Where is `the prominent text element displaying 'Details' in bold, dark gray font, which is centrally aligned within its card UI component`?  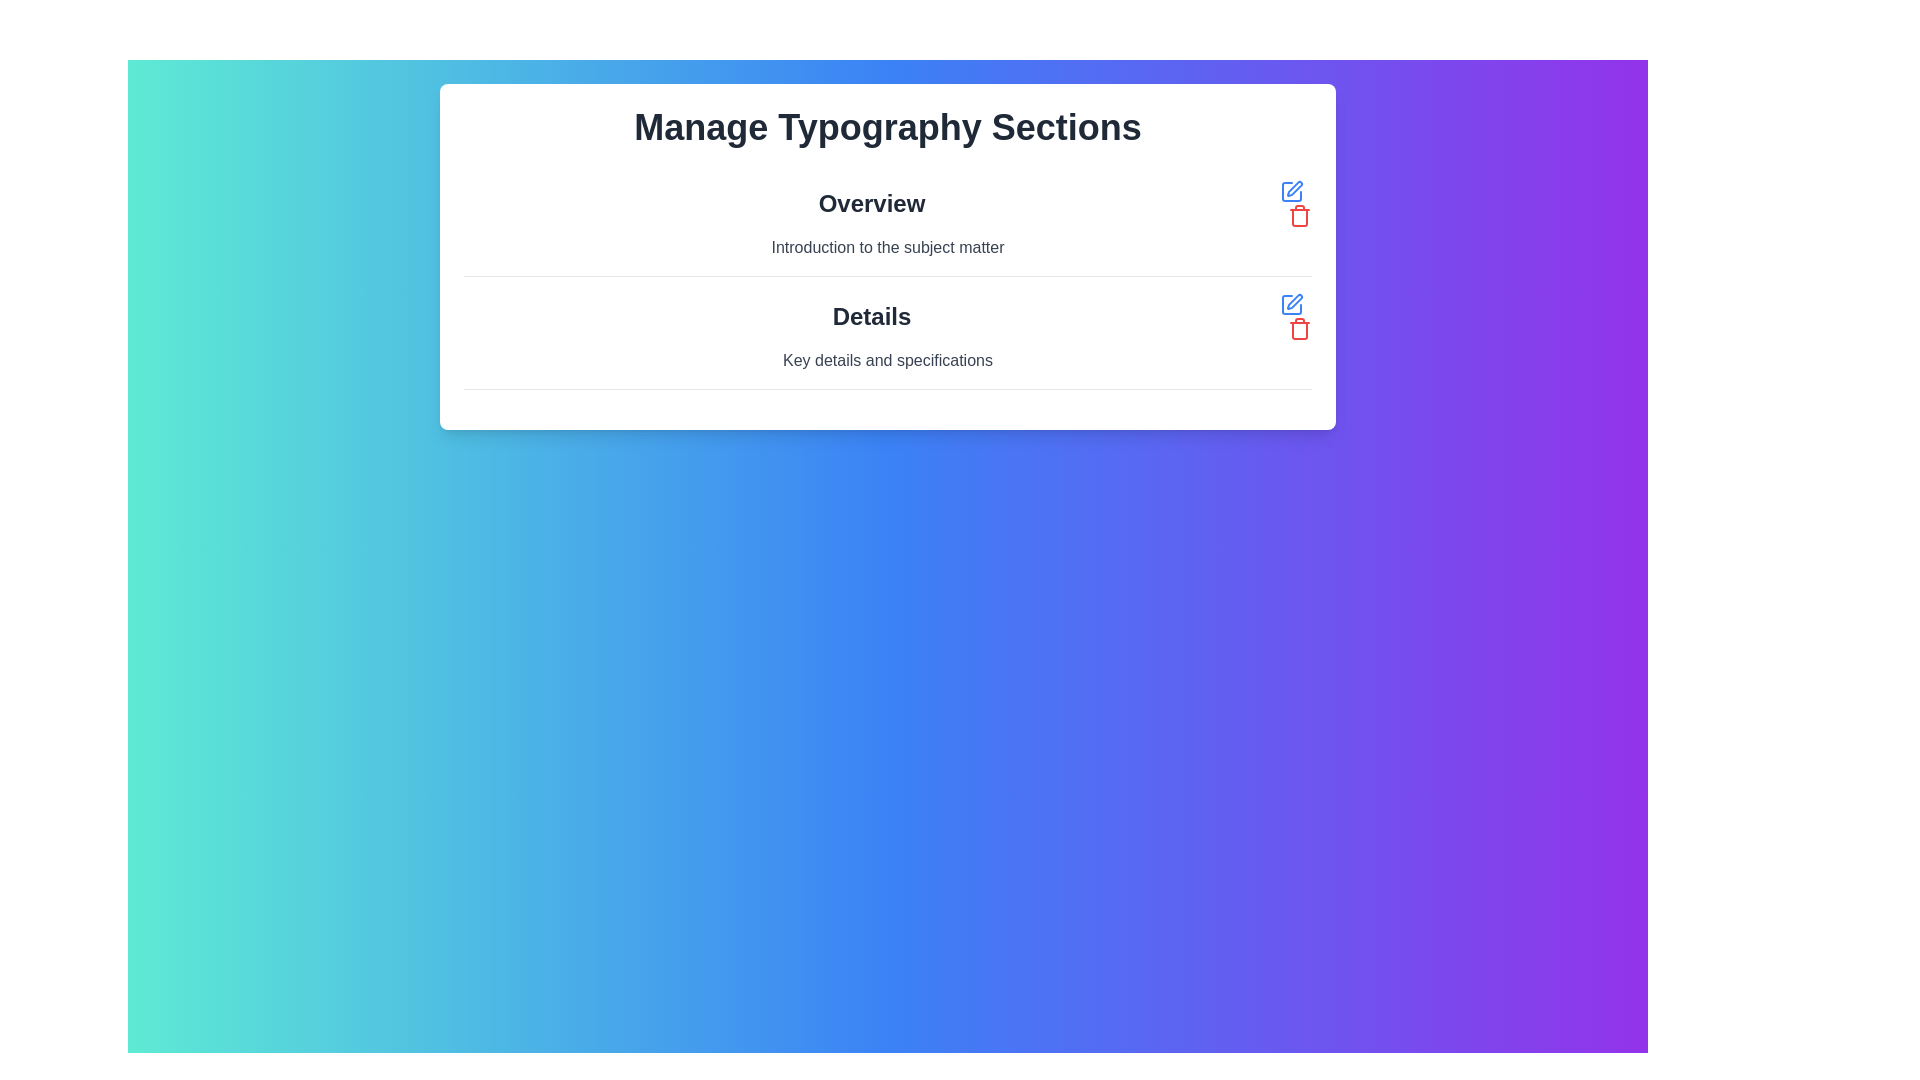
the prominent text element displaying 'Details' in bold, dark gray font, which is centrally aligned within its card UI component is located at coordinates (872, 315).